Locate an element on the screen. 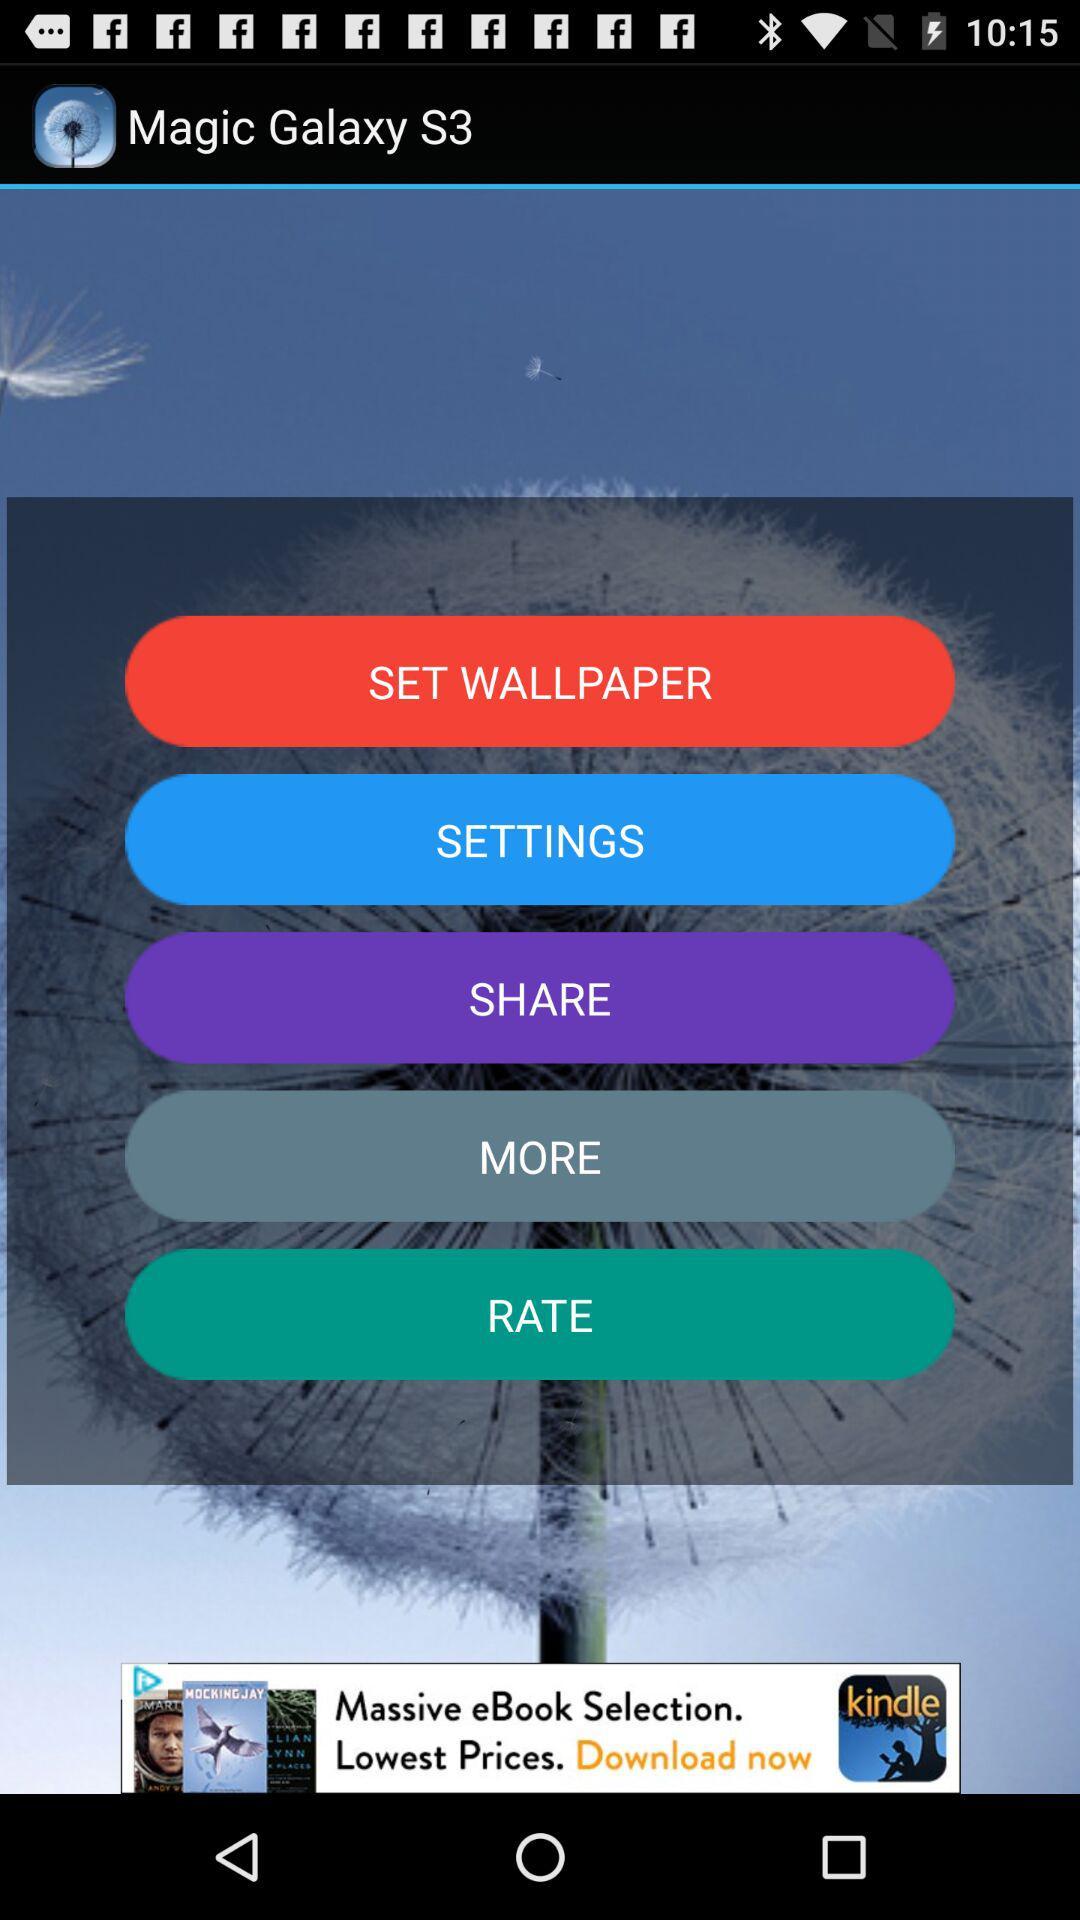  rate is located at coordinates (540, 1314).